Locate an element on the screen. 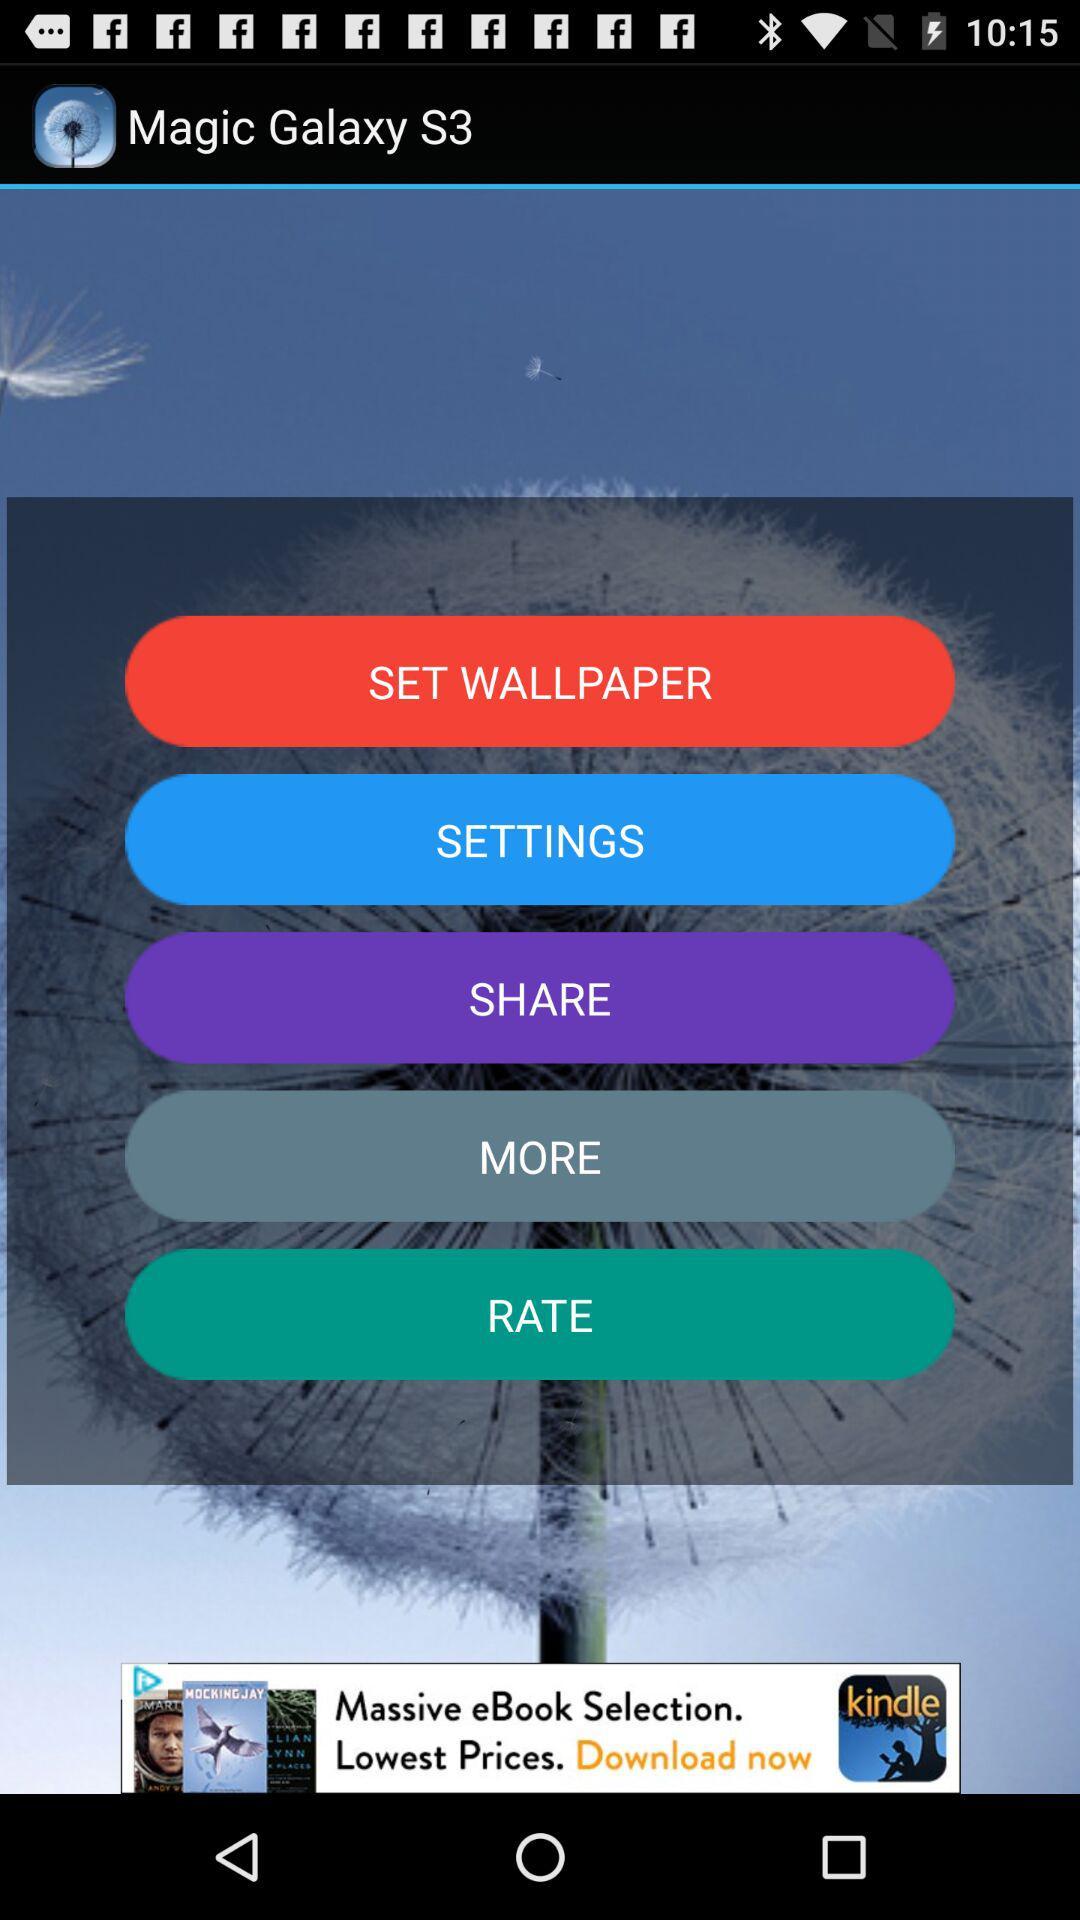  rate is located at coordinates (540, 1314).